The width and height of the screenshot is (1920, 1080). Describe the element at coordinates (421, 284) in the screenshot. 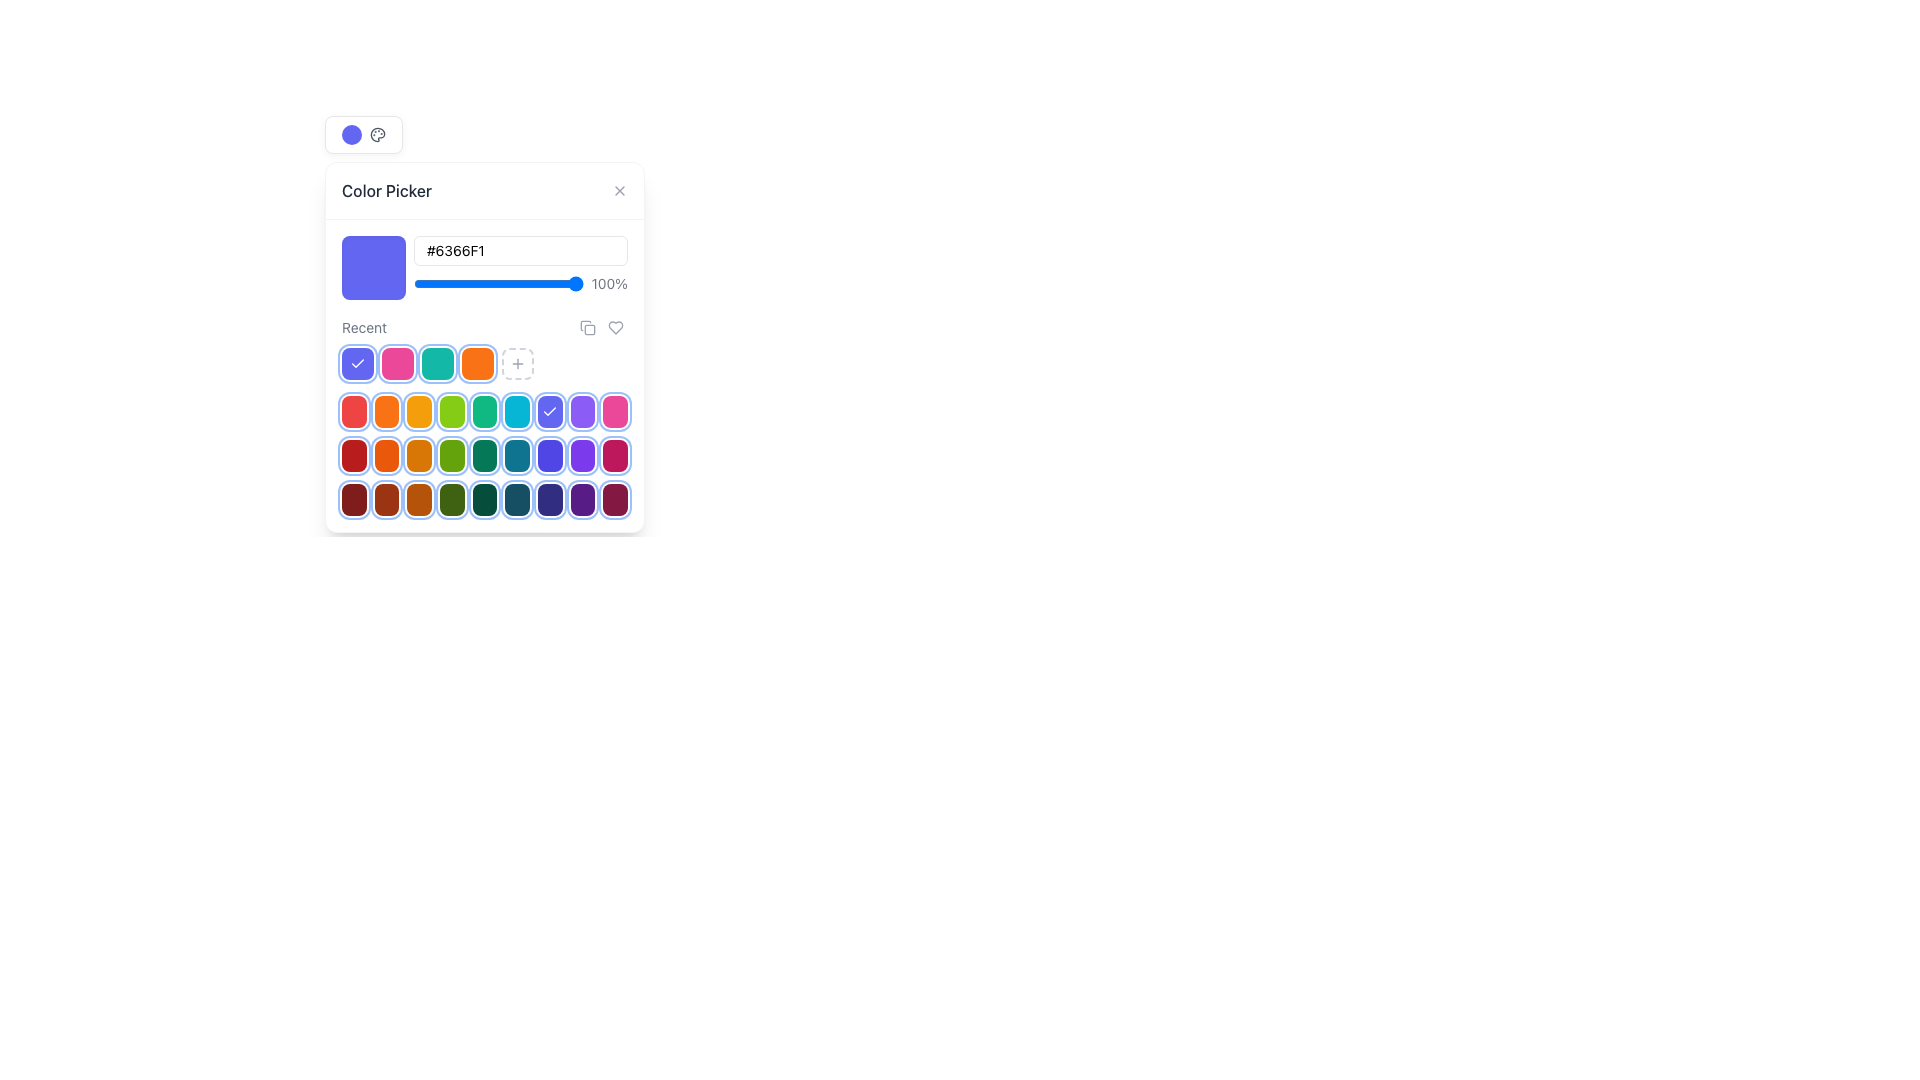

I see `the slider` at that location.